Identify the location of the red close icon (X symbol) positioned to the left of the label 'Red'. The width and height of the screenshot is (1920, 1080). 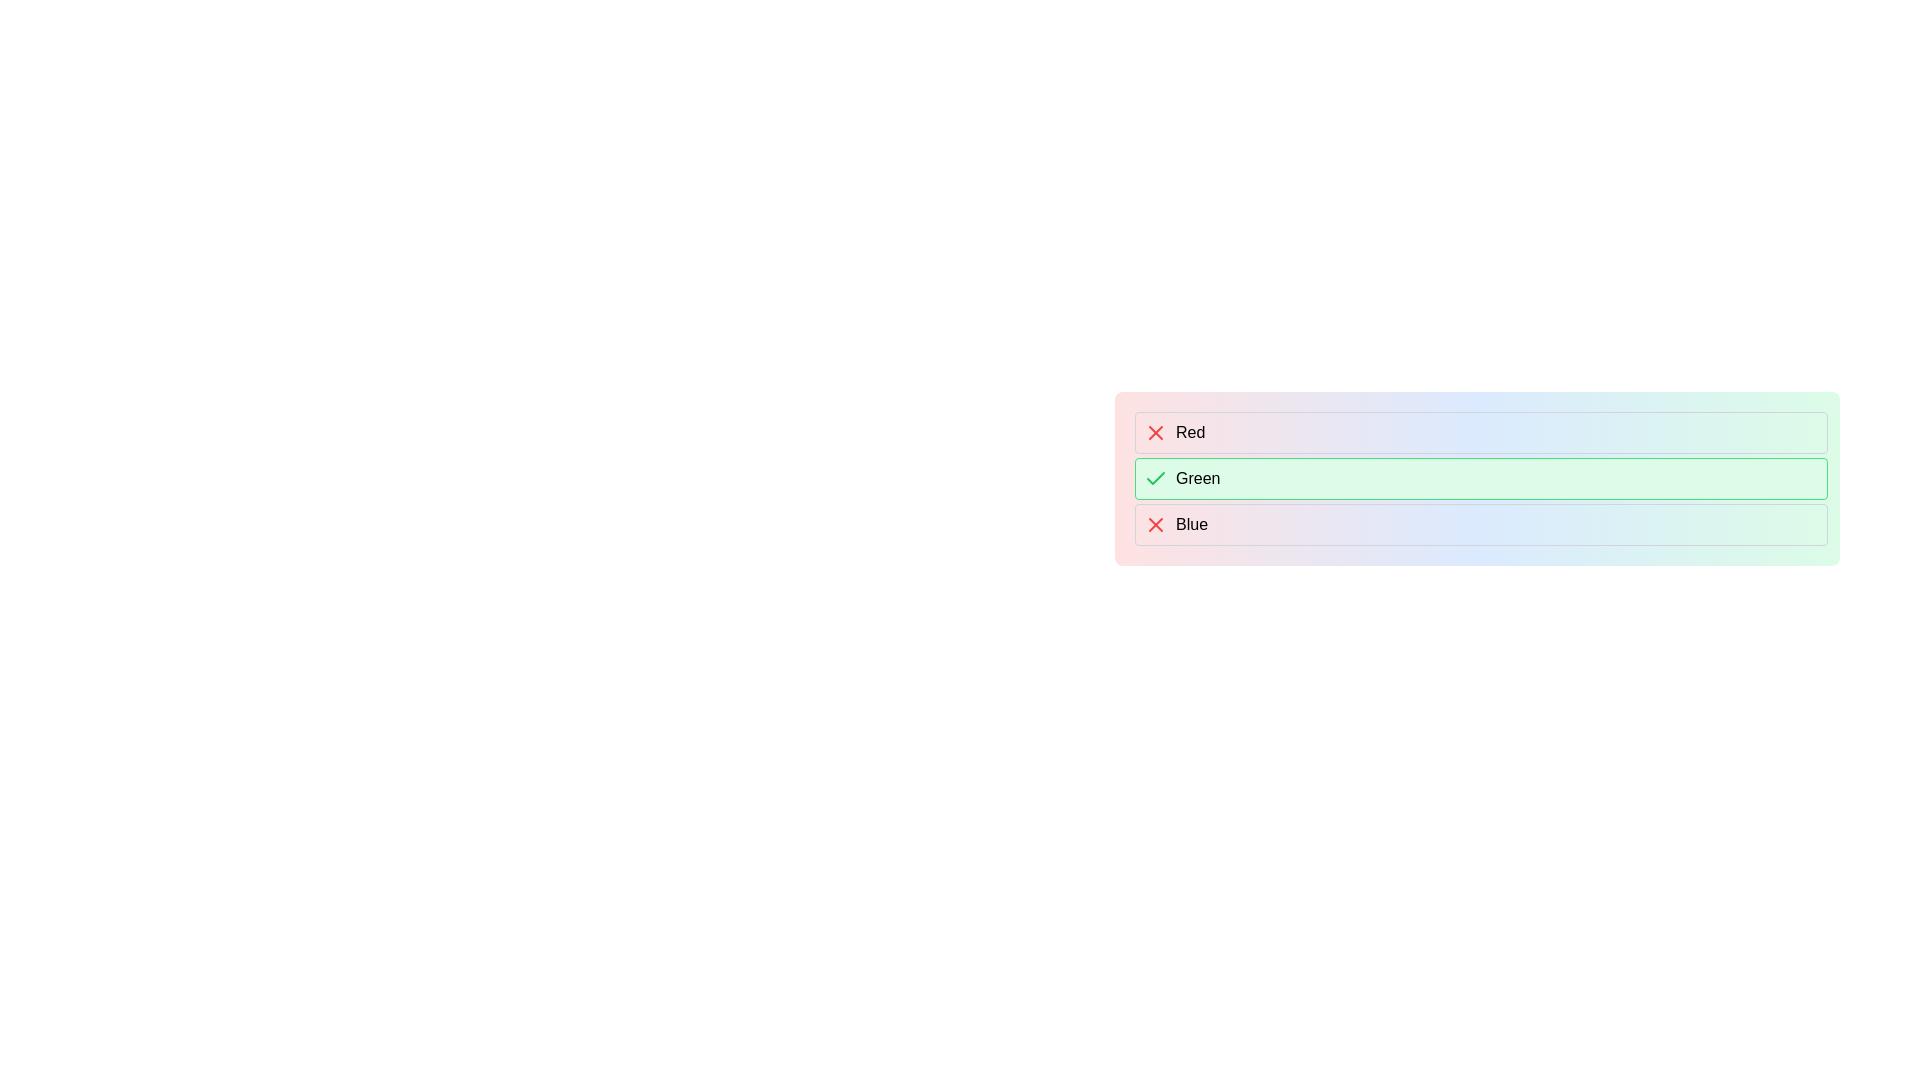
(1156, 431).